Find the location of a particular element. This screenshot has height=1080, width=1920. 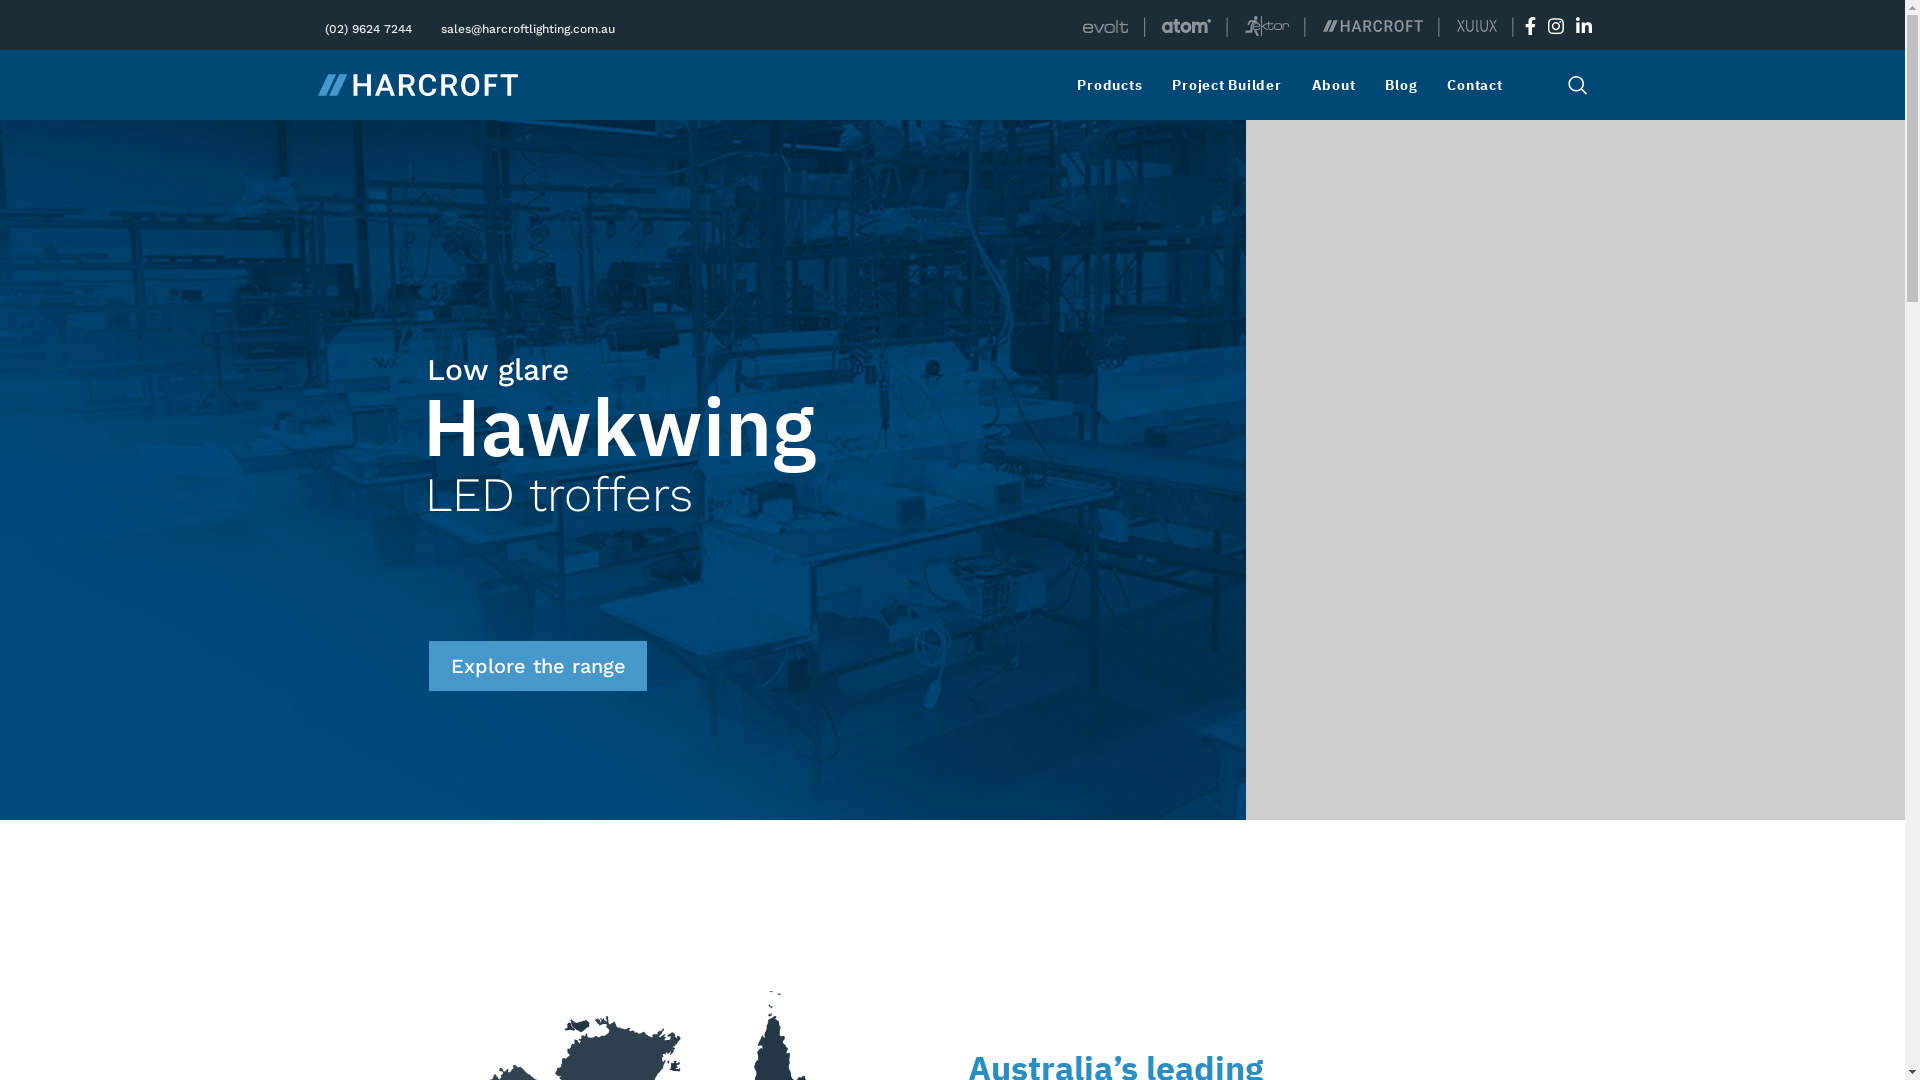

'(02) 9624 7244' is located at coordinates (320, 26).